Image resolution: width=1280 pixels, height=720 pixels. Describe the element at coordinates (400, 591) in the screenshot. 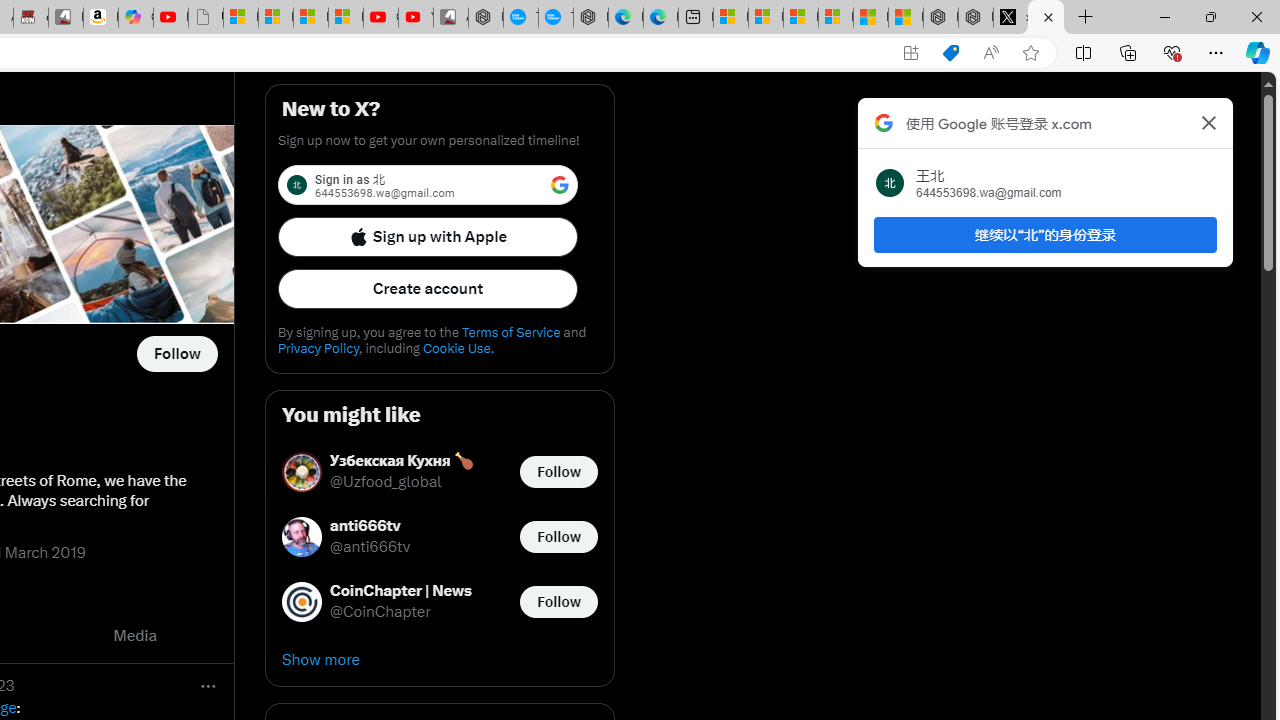

I see `'CoinChapter | News'` at that location.